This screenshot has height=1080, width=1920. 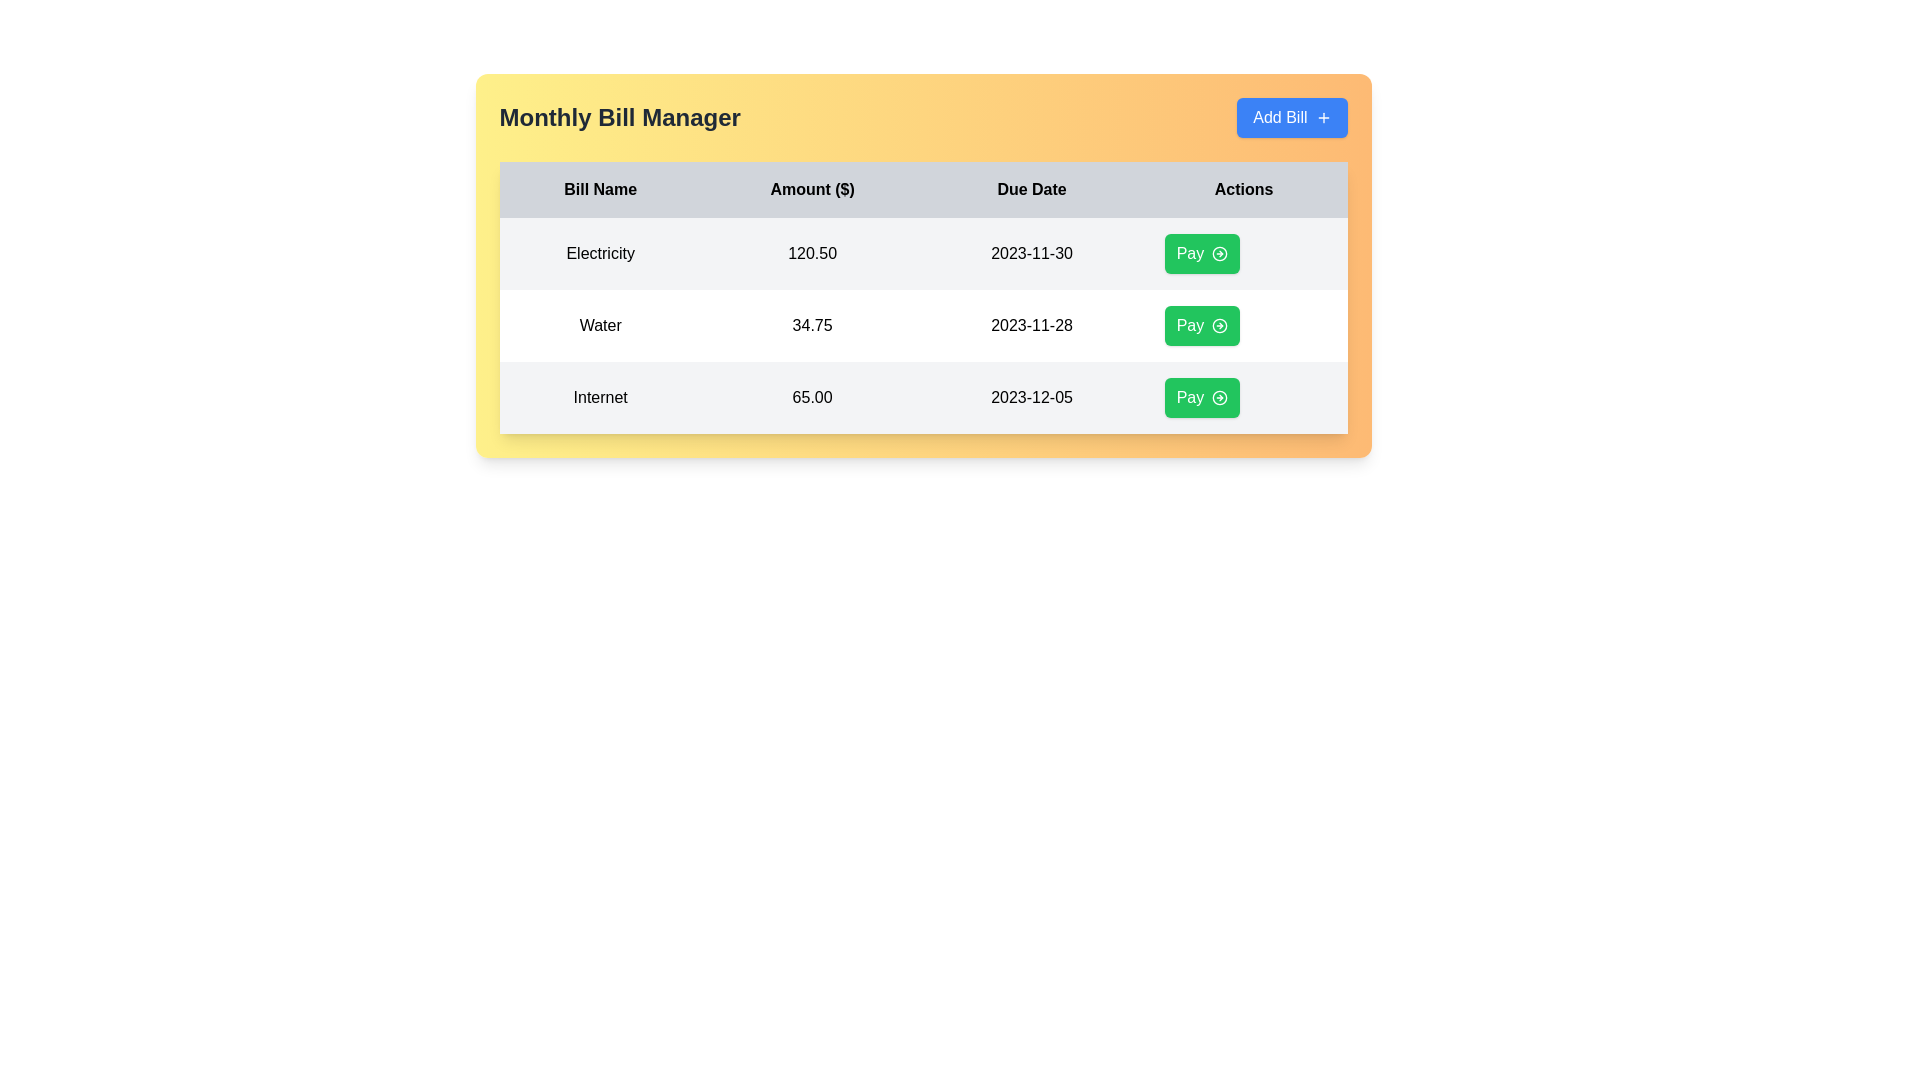 What do you see at coordinates (1219, 397) in the screenshot?
I see `the circular icon with a right-pointing arrow on a green background, located to the right of the 'Pay' button in the last row of the Actions column` at bounding box center [1219, 397].